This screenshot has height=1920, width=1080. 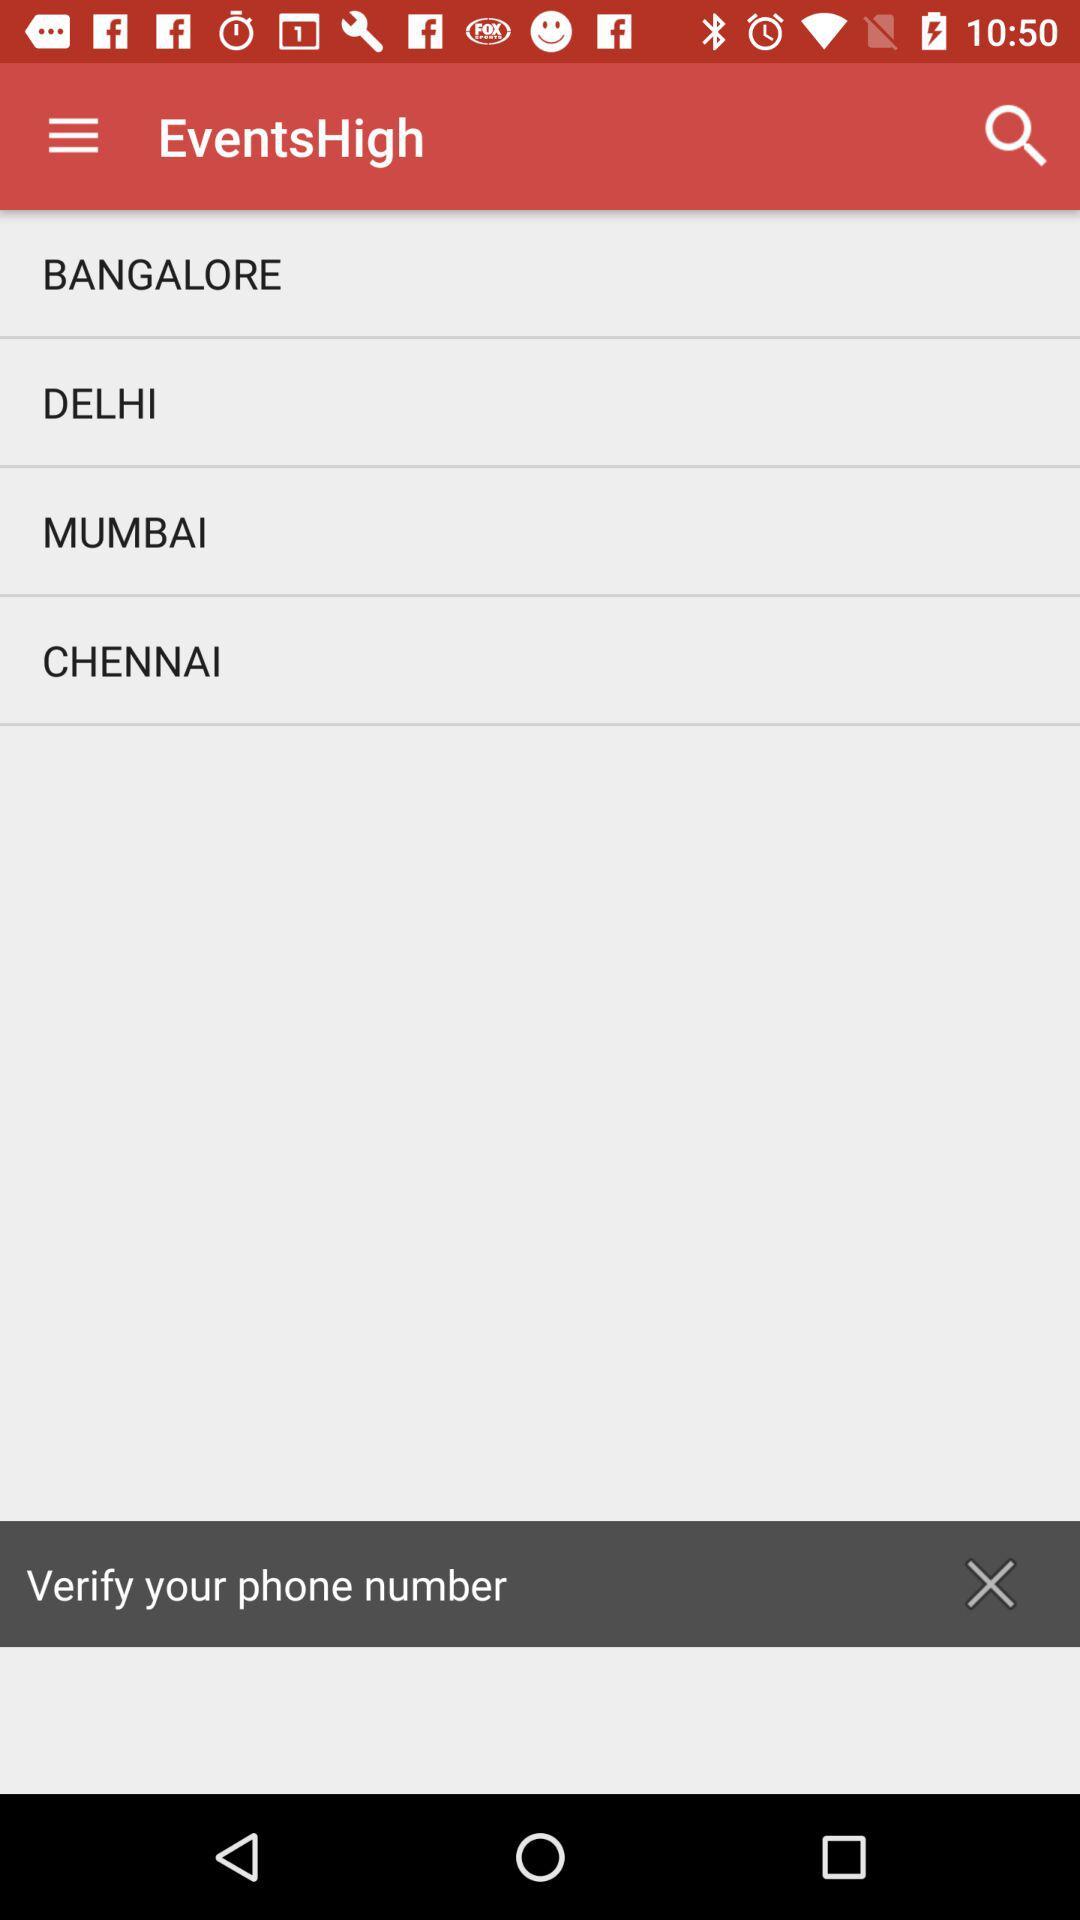 What do you see at coordinates (540, 401) in the screenshot?
I see `the item below bangalore icon` at bounding box center [540, 401].